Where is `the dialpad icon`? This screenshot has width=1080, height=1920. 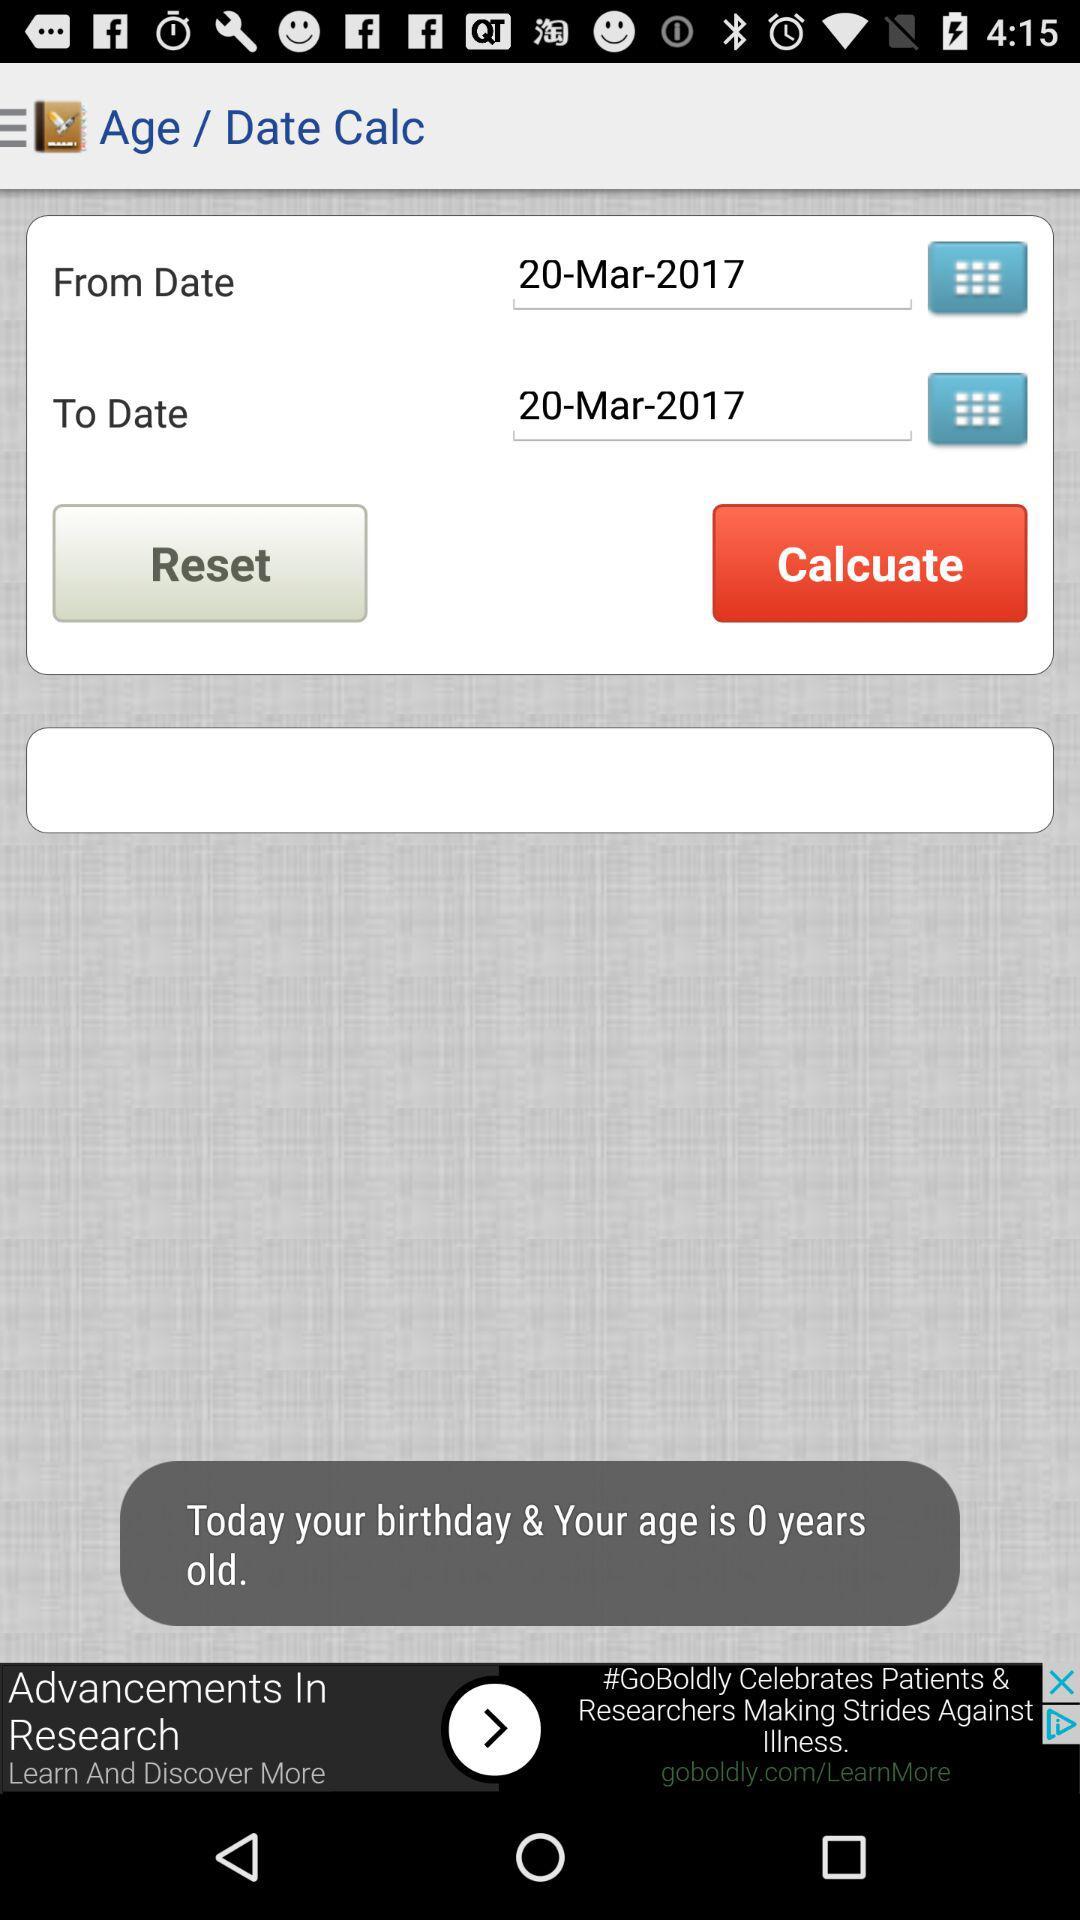 the dialpad icon is located at coordinates (976, 440).